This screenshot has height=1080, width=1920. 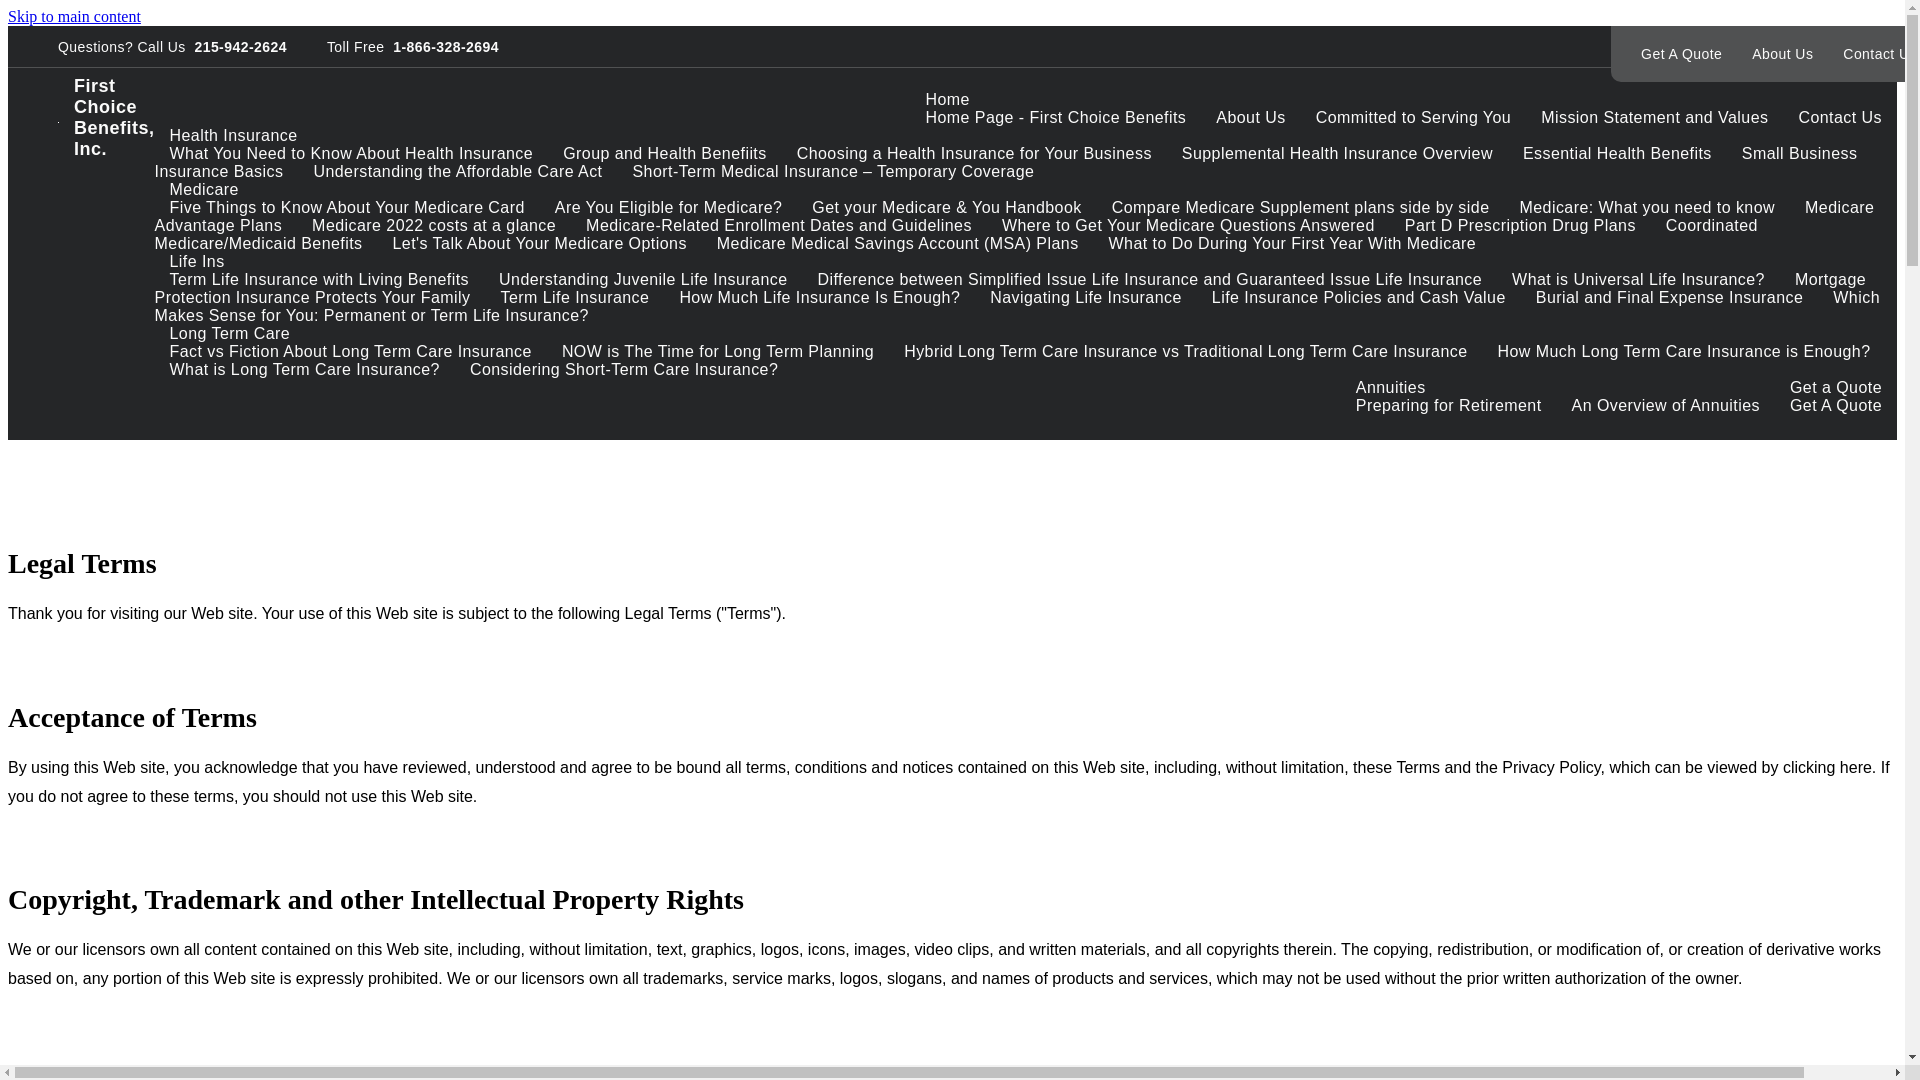 What do you see at coordinates (1525, 117) in the screenshot?
I see `'Mission Statement and Values'` at bounding box center [1525, 117].